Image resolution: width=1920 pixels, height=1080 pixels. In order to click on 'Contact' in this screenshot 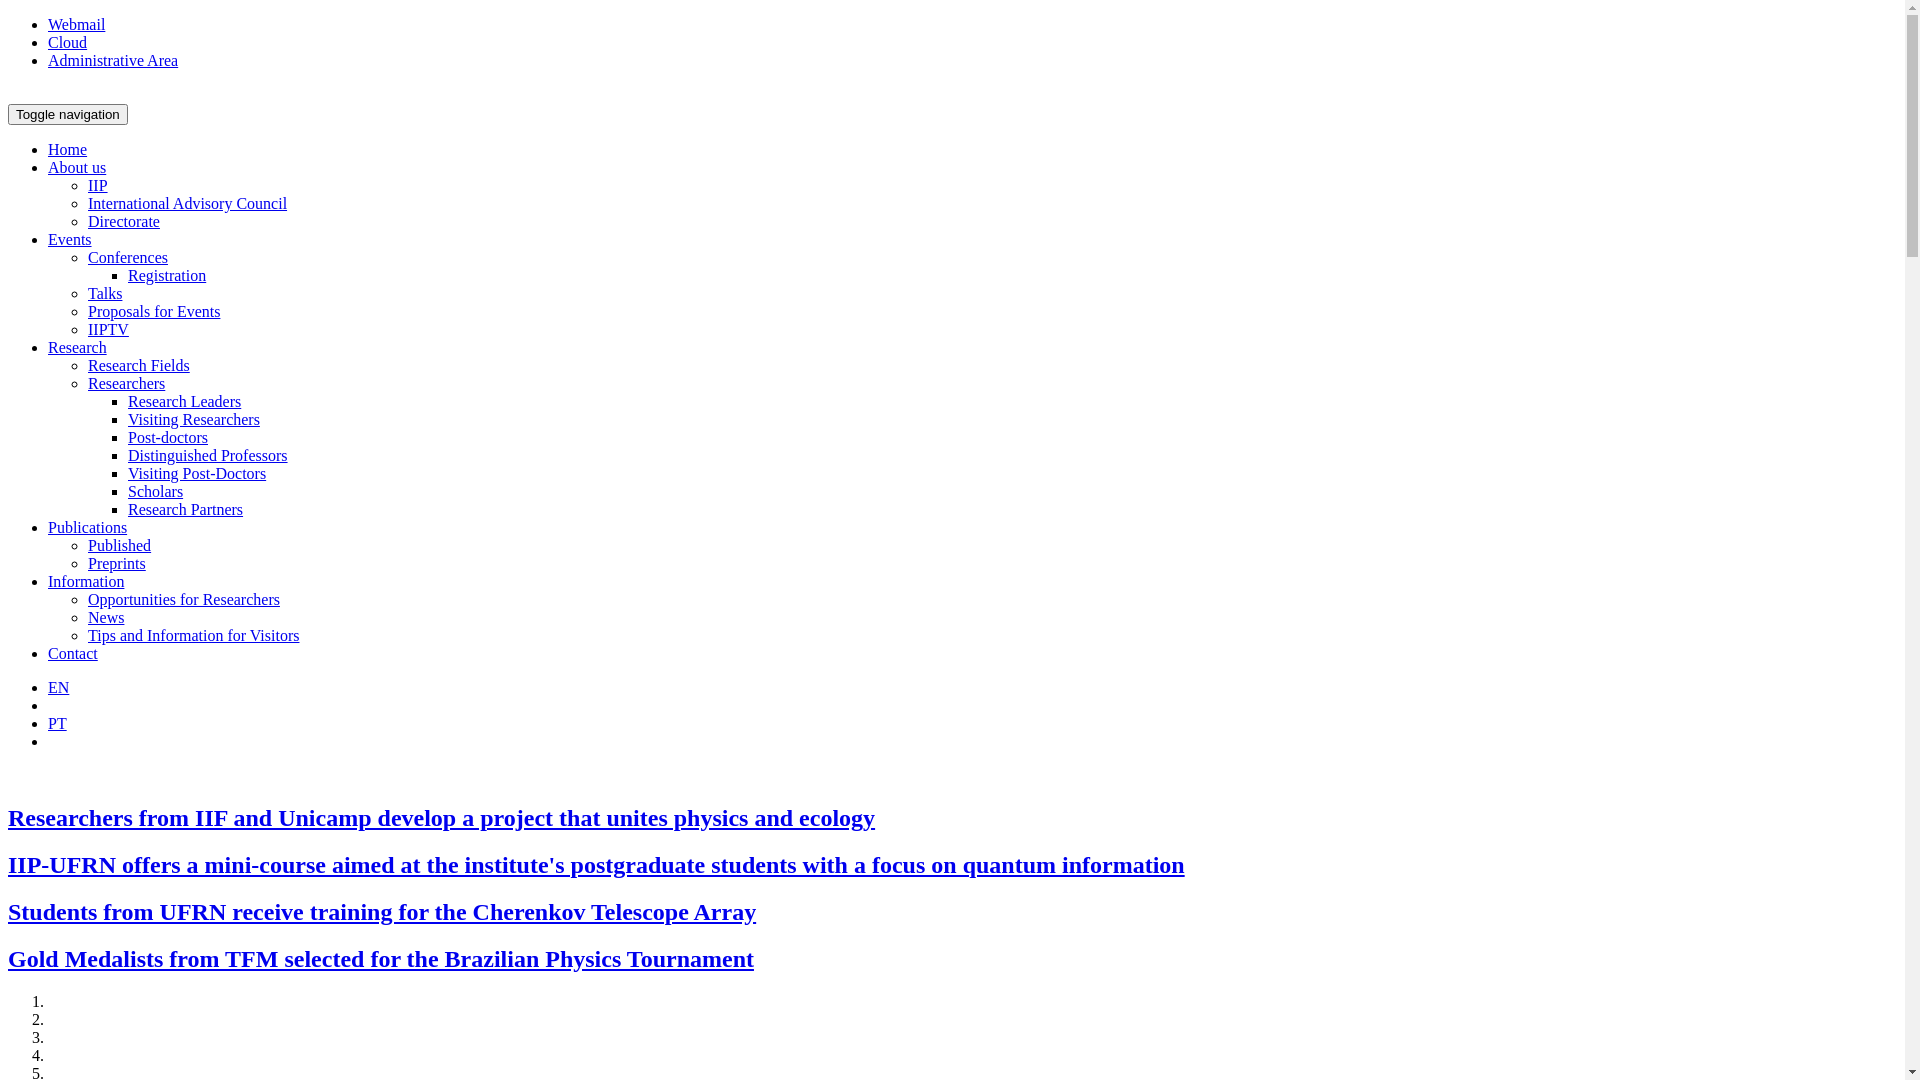, I will do `click(72, 653)`.